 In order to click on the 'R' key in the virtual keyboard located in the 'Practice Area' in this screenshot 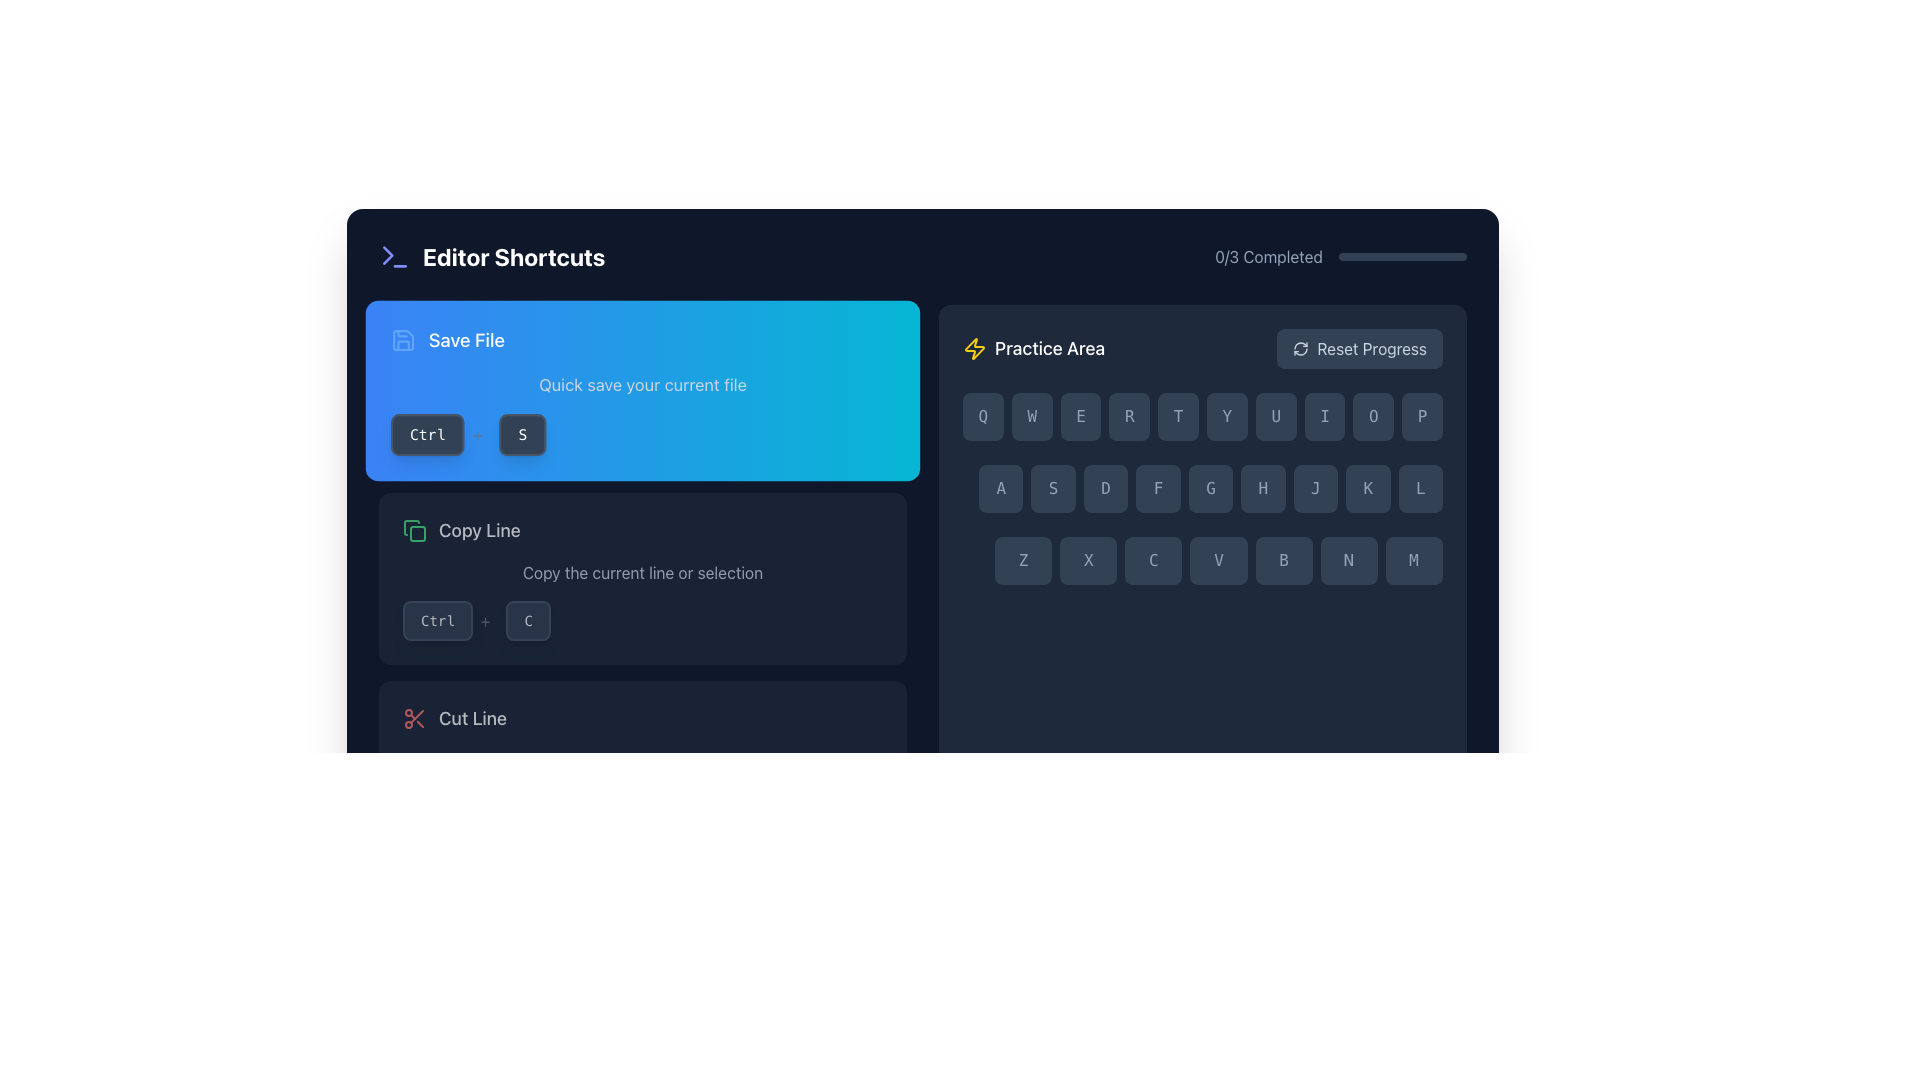, I will do `click(1129, 415)`.